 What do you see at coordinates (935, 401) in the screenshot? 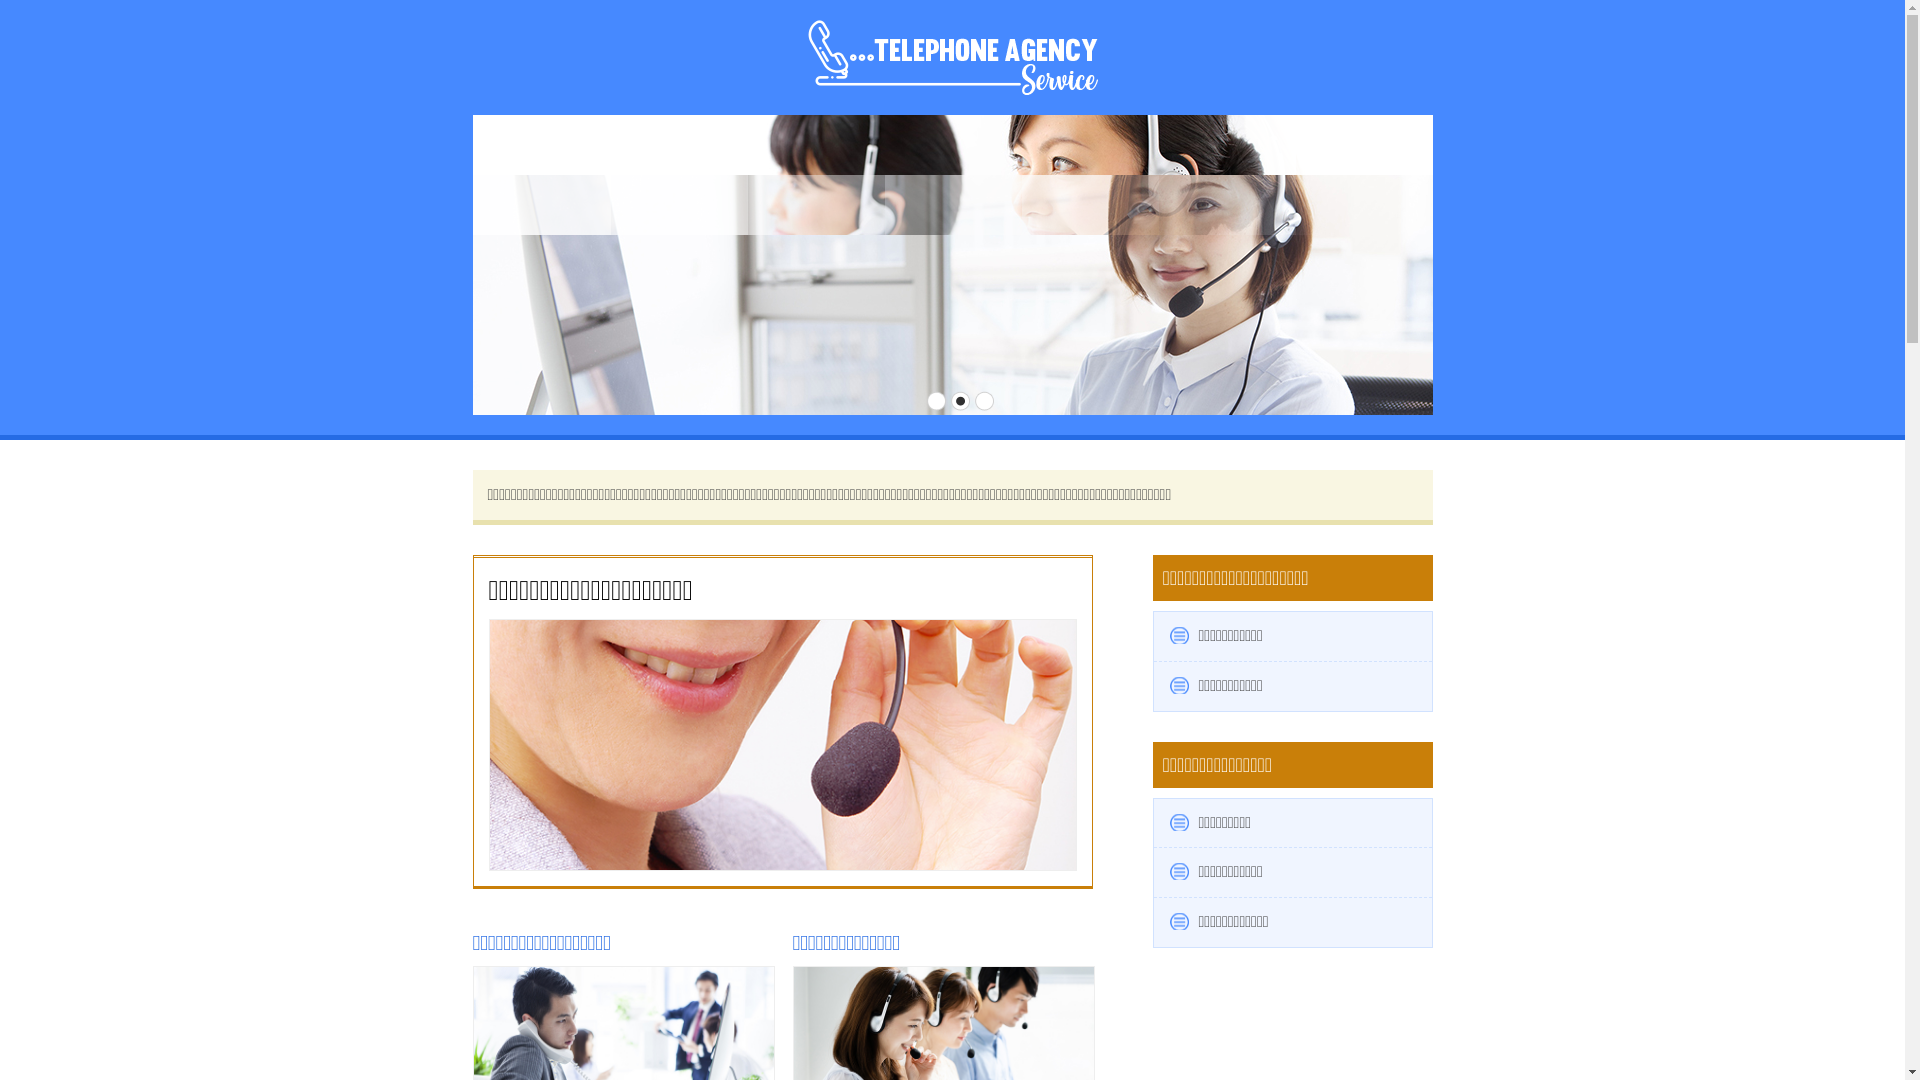
I see `'1'` at bounding box center [935, 401].